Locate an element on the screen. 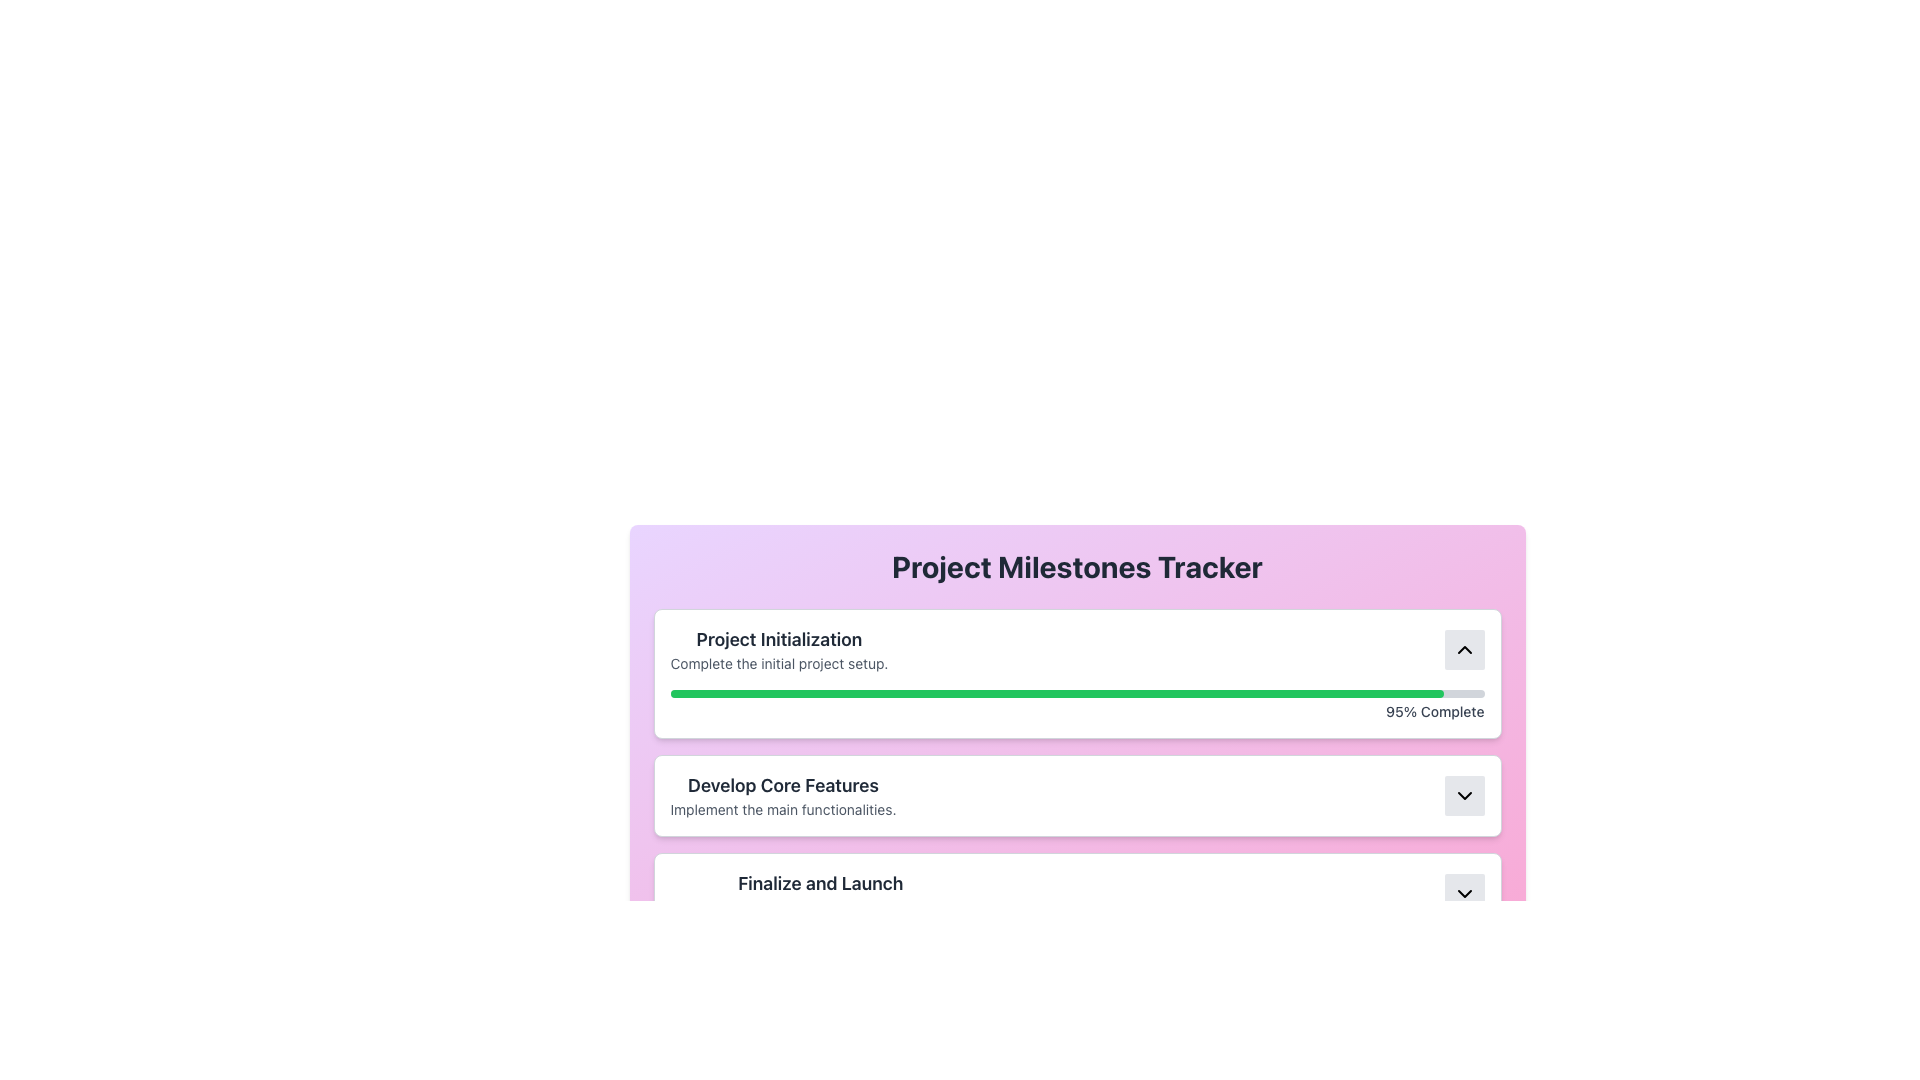 This screenshot has width=1920, height=1080. the downward-pointing chevron icon located at the top-right corner of the second milestone card is located at coordinates (1464, 794).